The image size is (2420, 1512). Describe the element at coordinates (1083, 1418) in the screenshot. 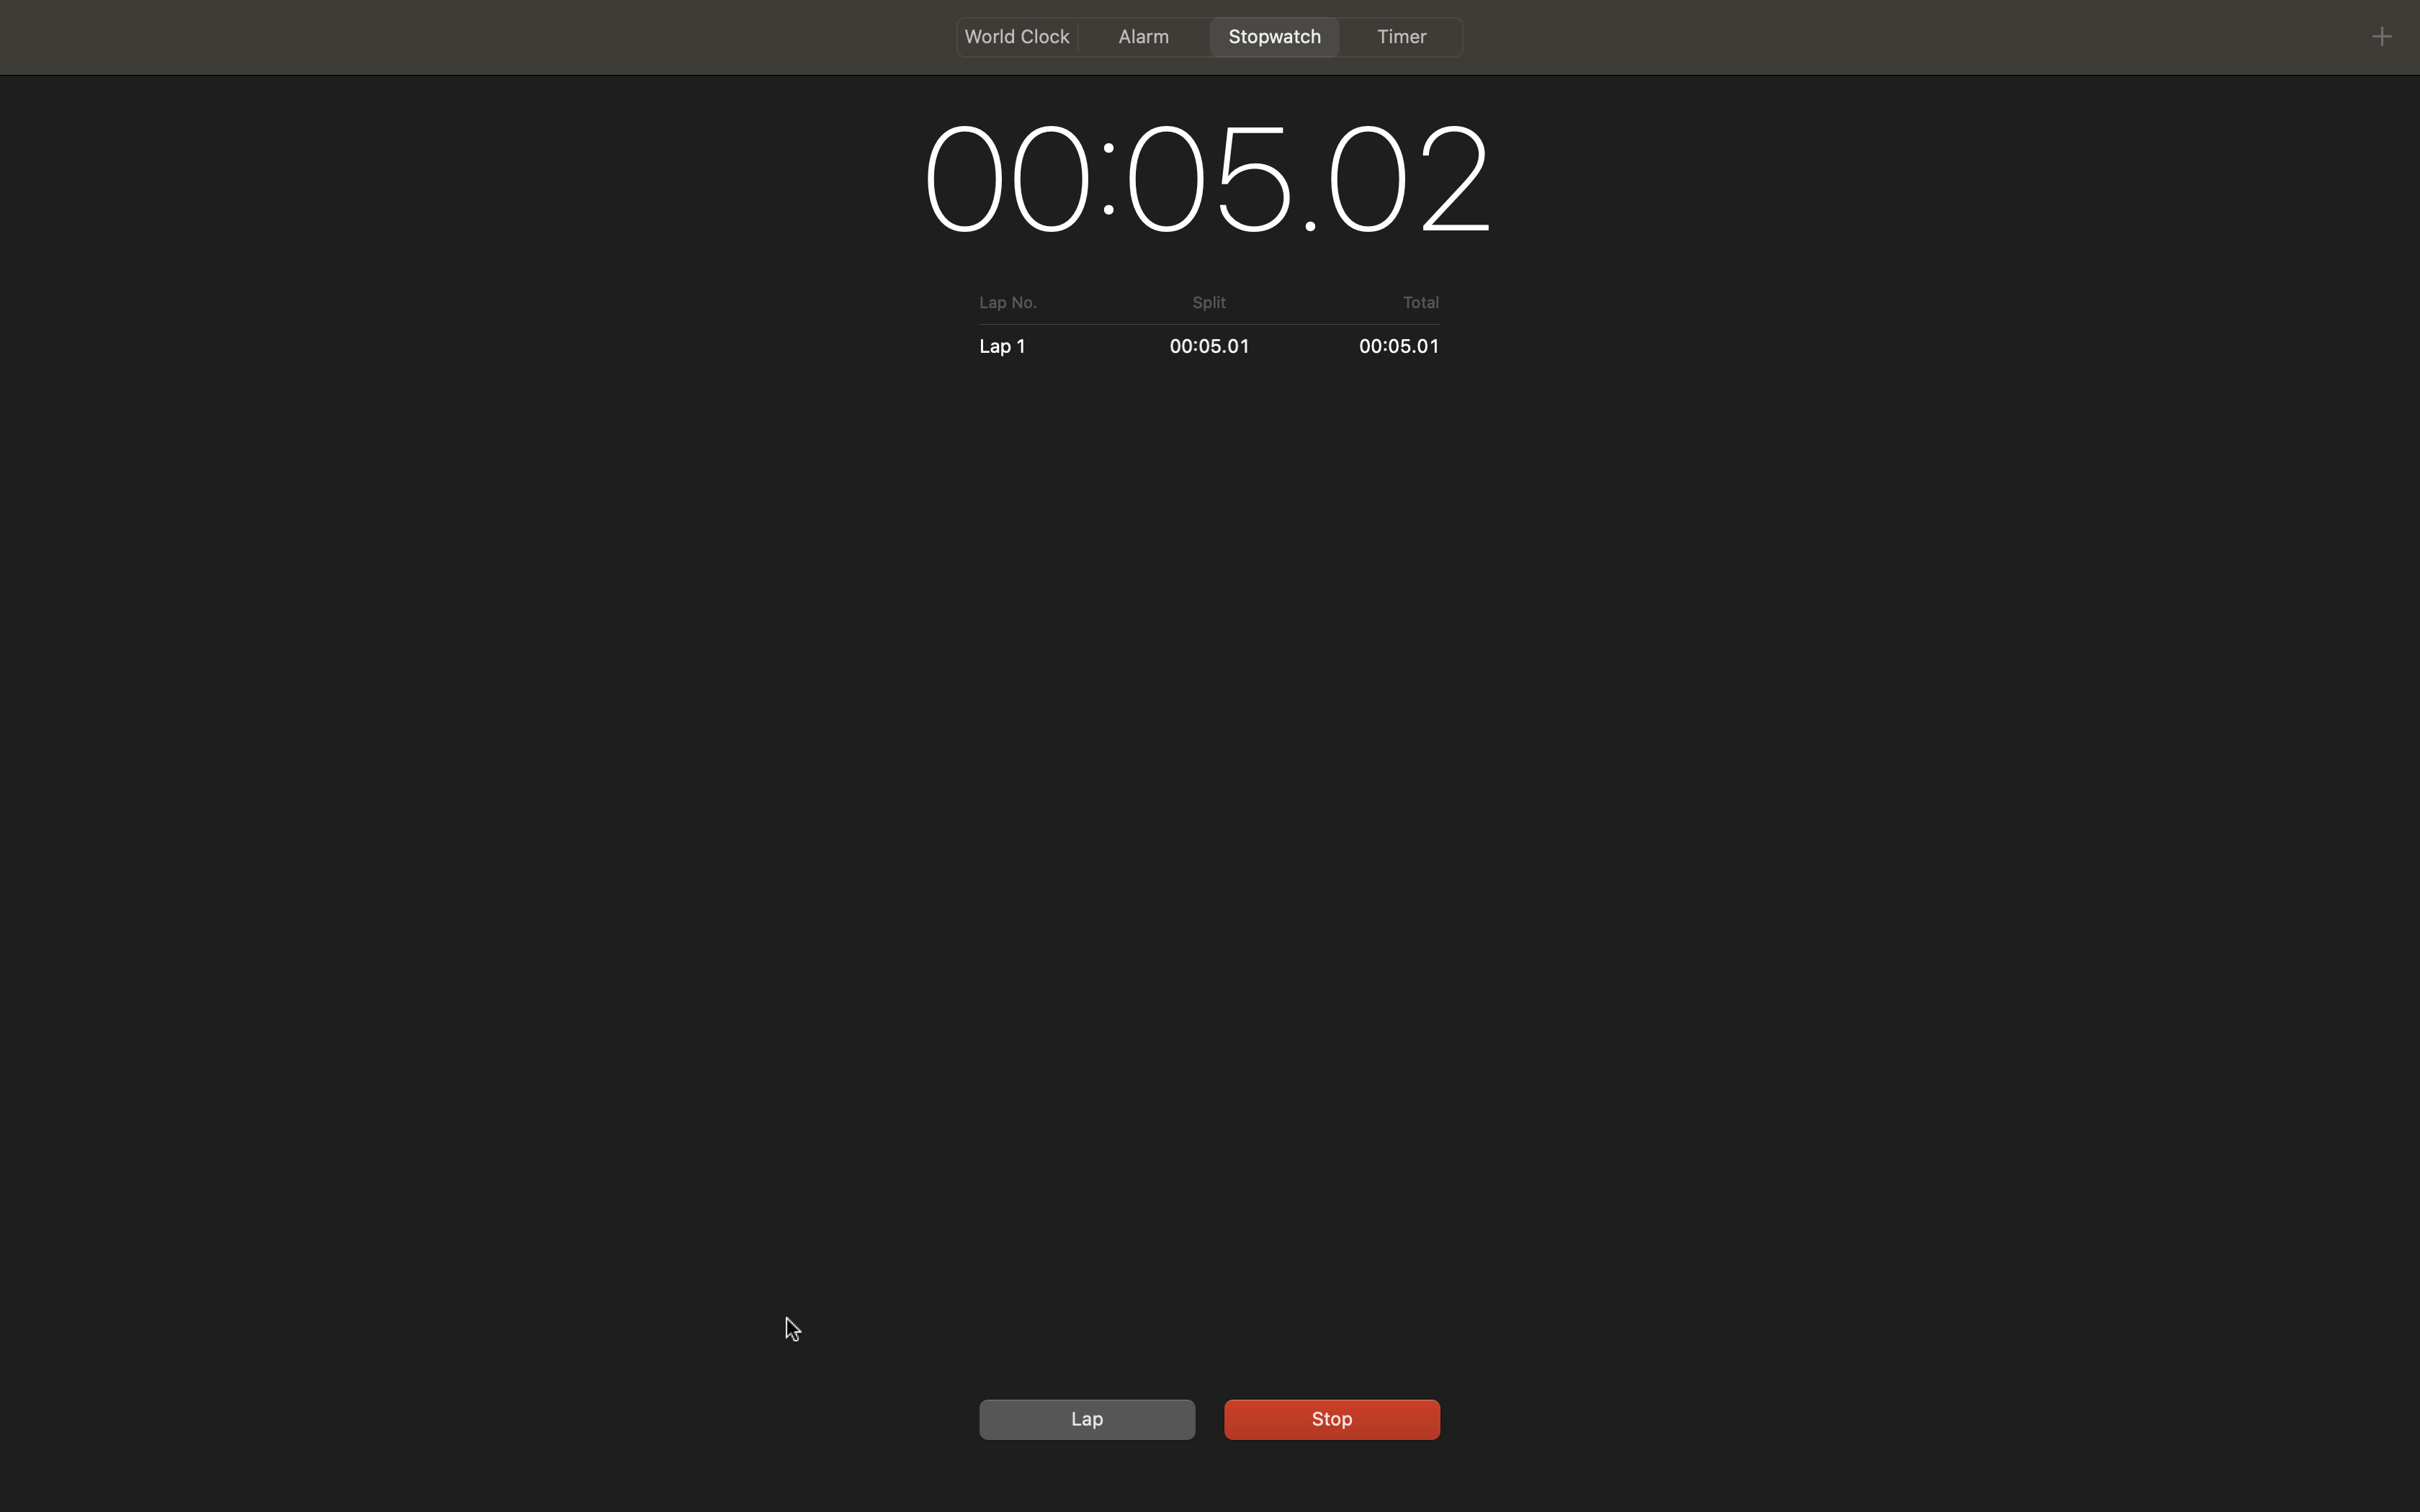

I see `Record two lap times and then stop the timer` at that location.